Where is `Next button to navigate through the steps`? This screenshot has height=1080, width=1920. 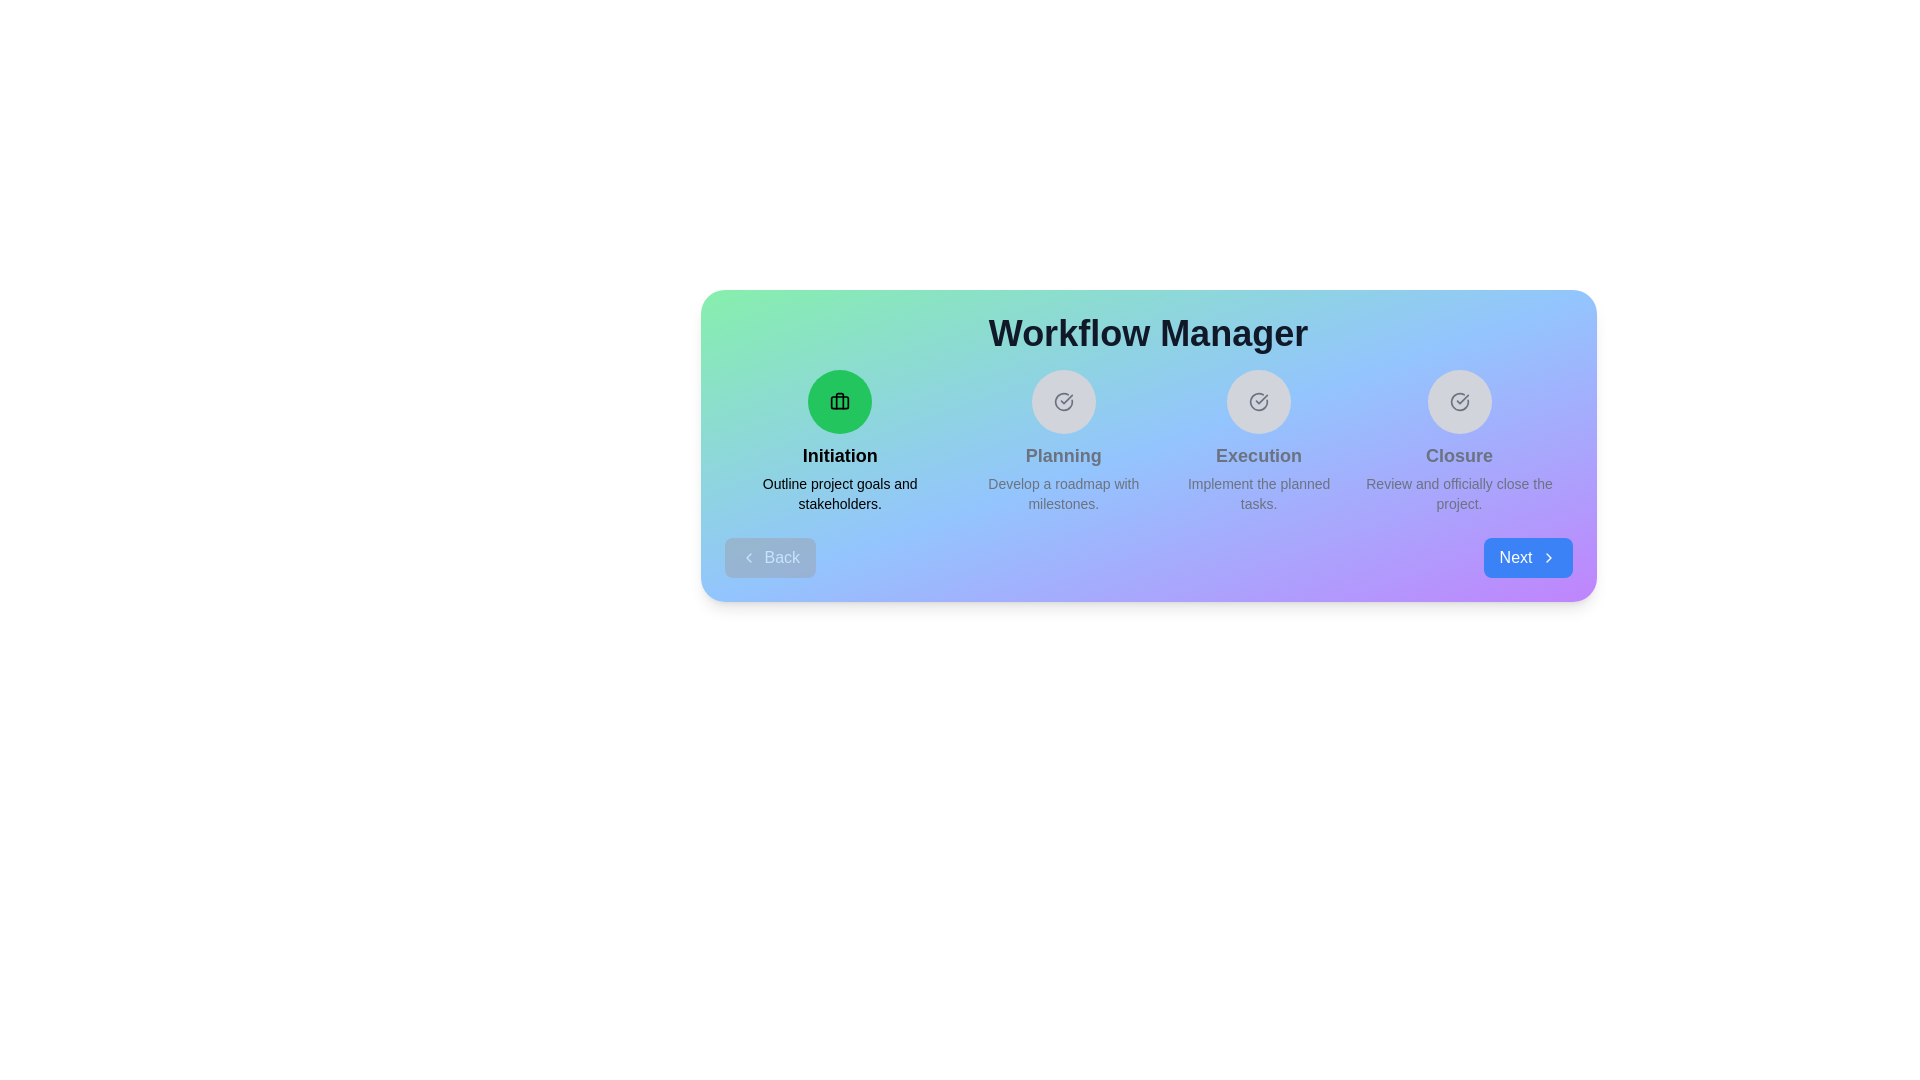 Next button to navigate through the steps is located at coordinates (1527, 558).